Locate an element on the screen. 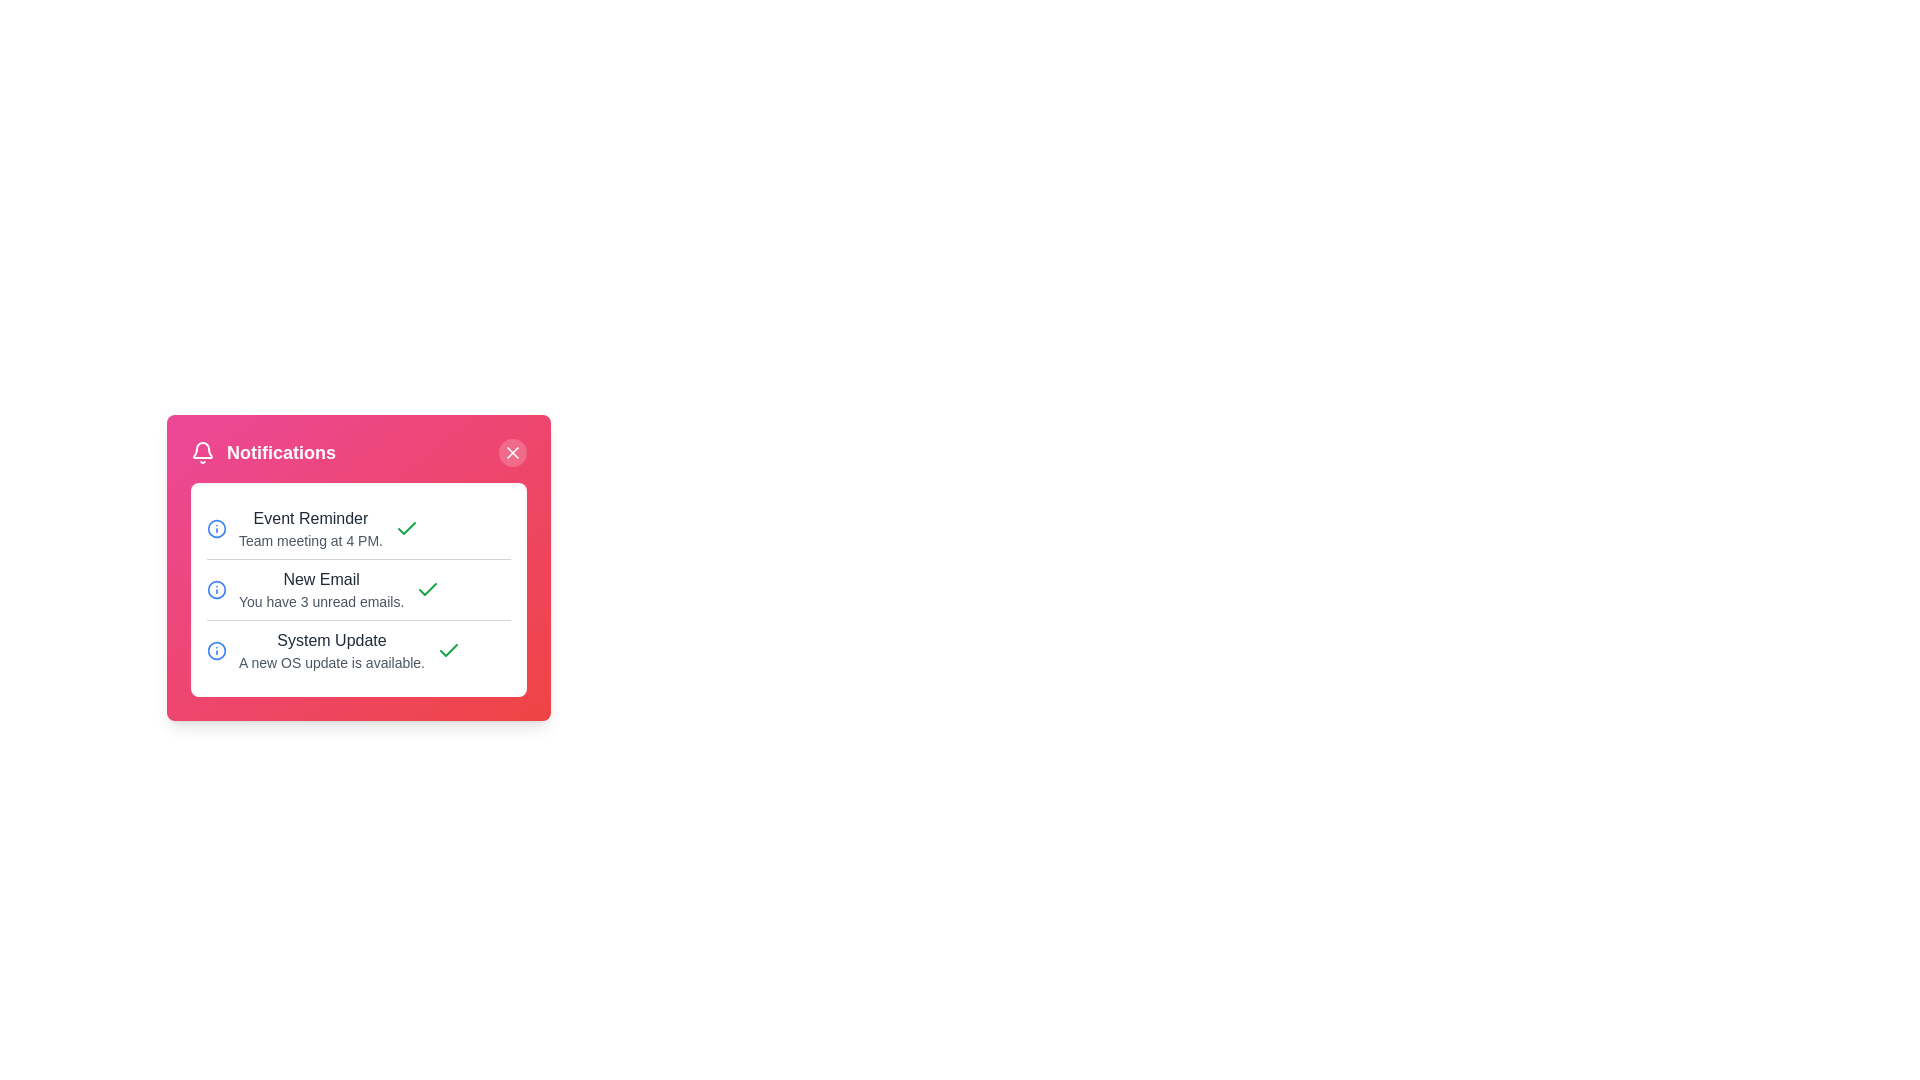  the Notification entry that notifies the user about new email messages, positioned second in a vertical list of three notifications is located at coordinates (359, 588).